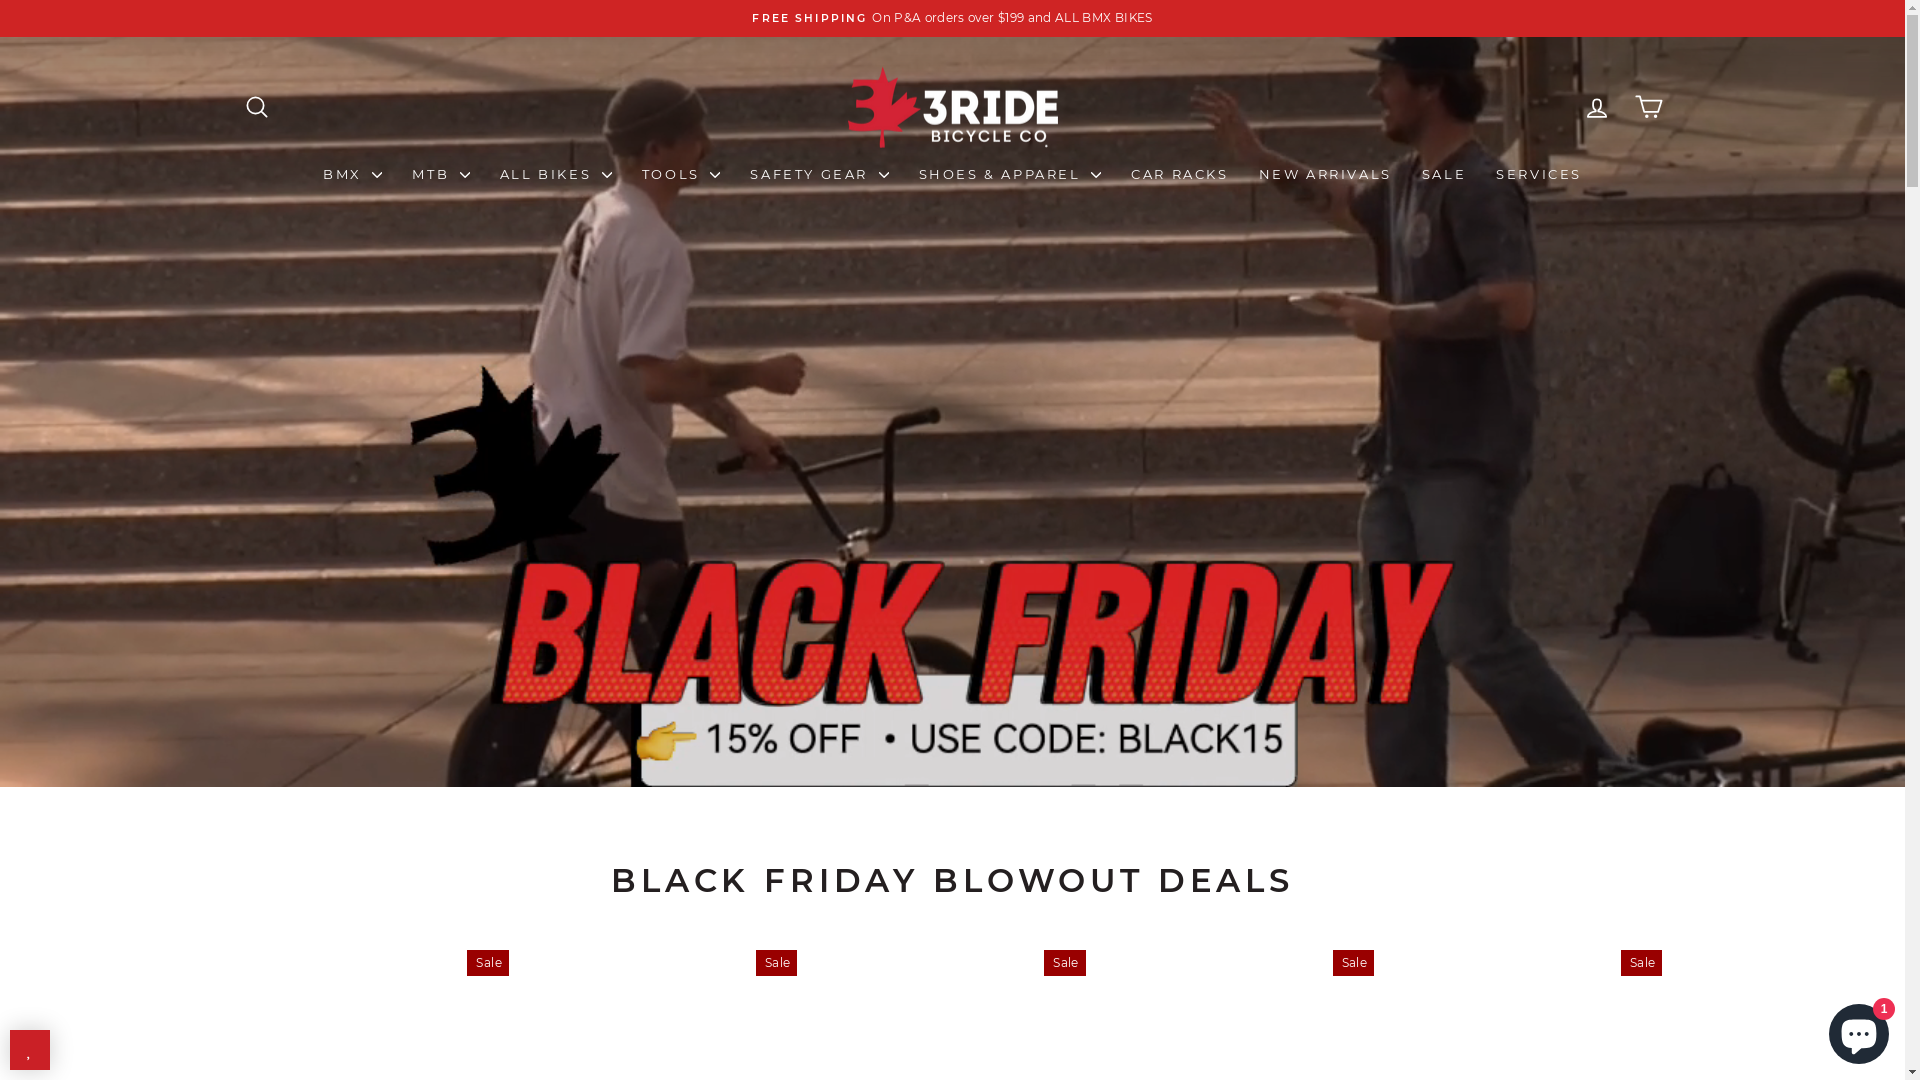  I want to click on 'SERVICES', so click(1538, 172).